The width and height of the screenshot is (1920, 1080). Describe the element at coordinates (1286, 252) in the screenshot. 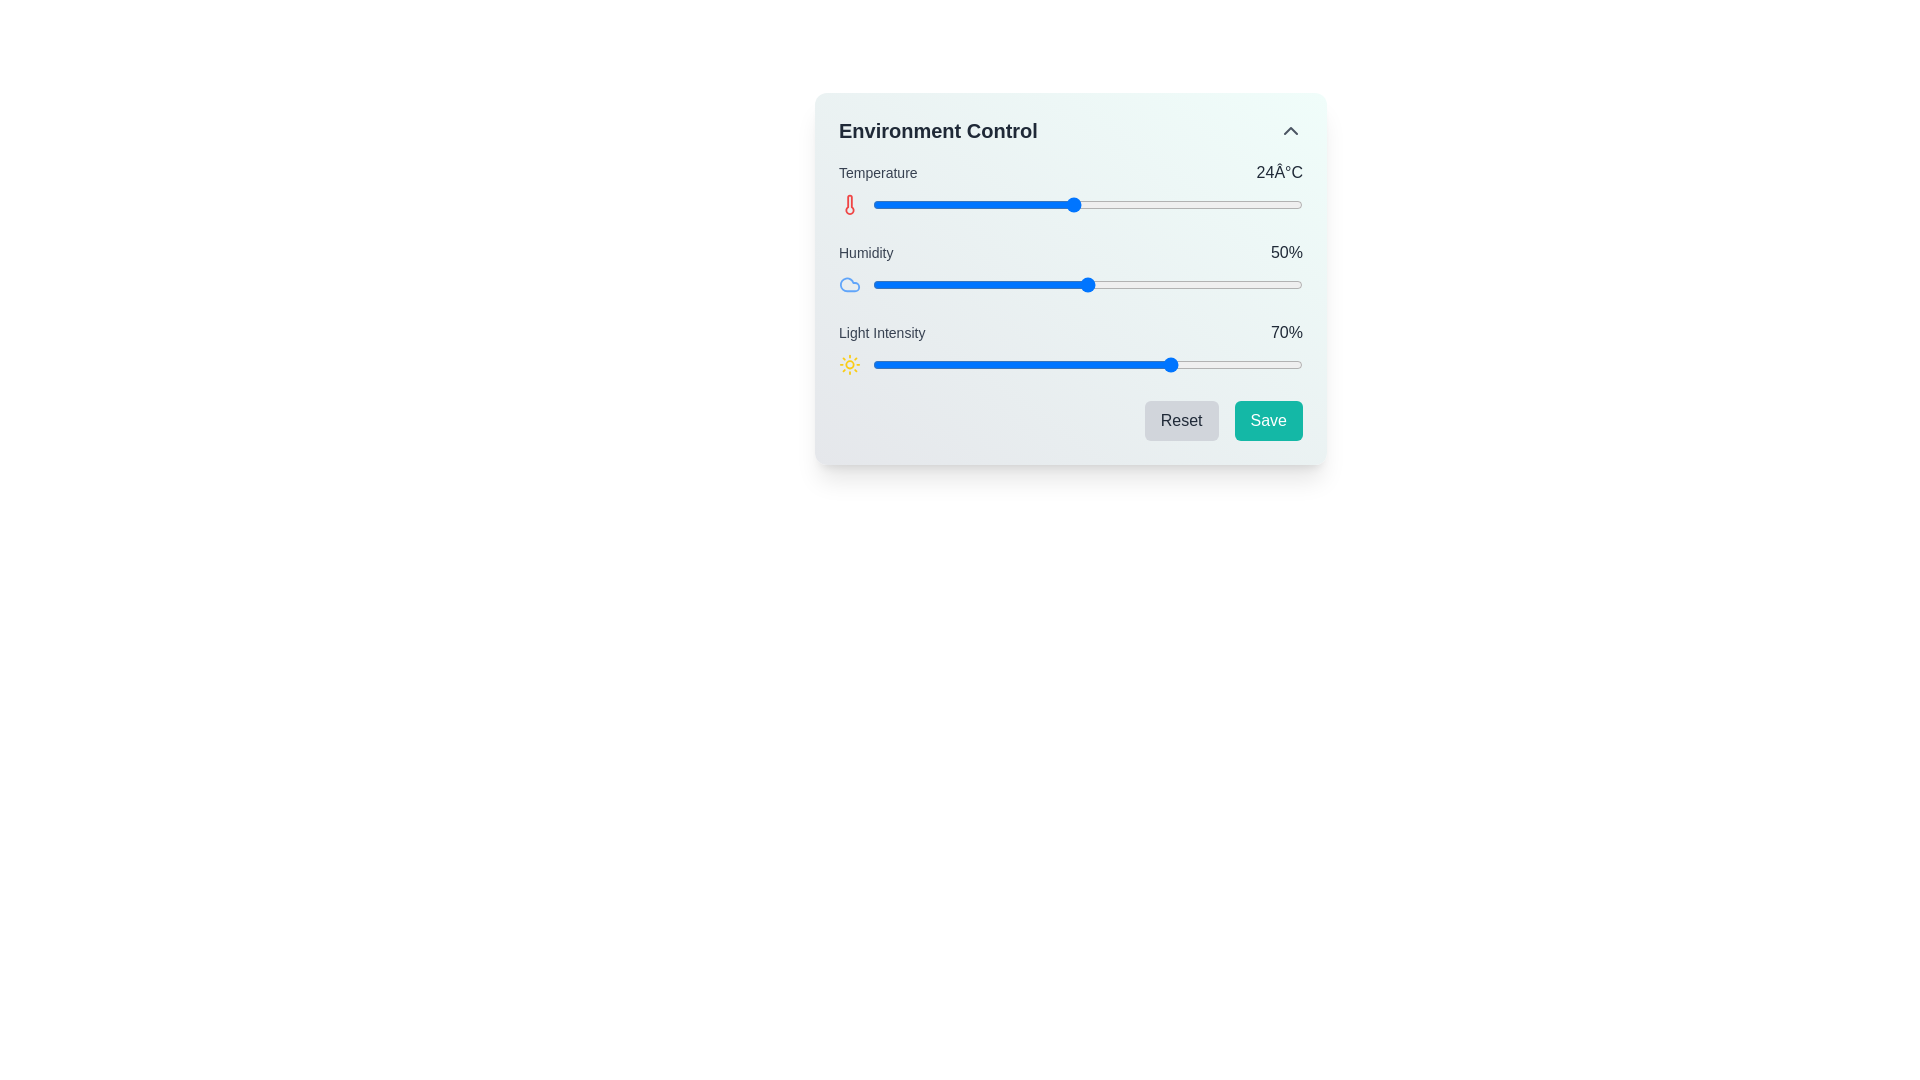

I see `the text label displaying '50%' which is positioned next to the 'Humidity' label in the 'Environment Control' section` at that location.